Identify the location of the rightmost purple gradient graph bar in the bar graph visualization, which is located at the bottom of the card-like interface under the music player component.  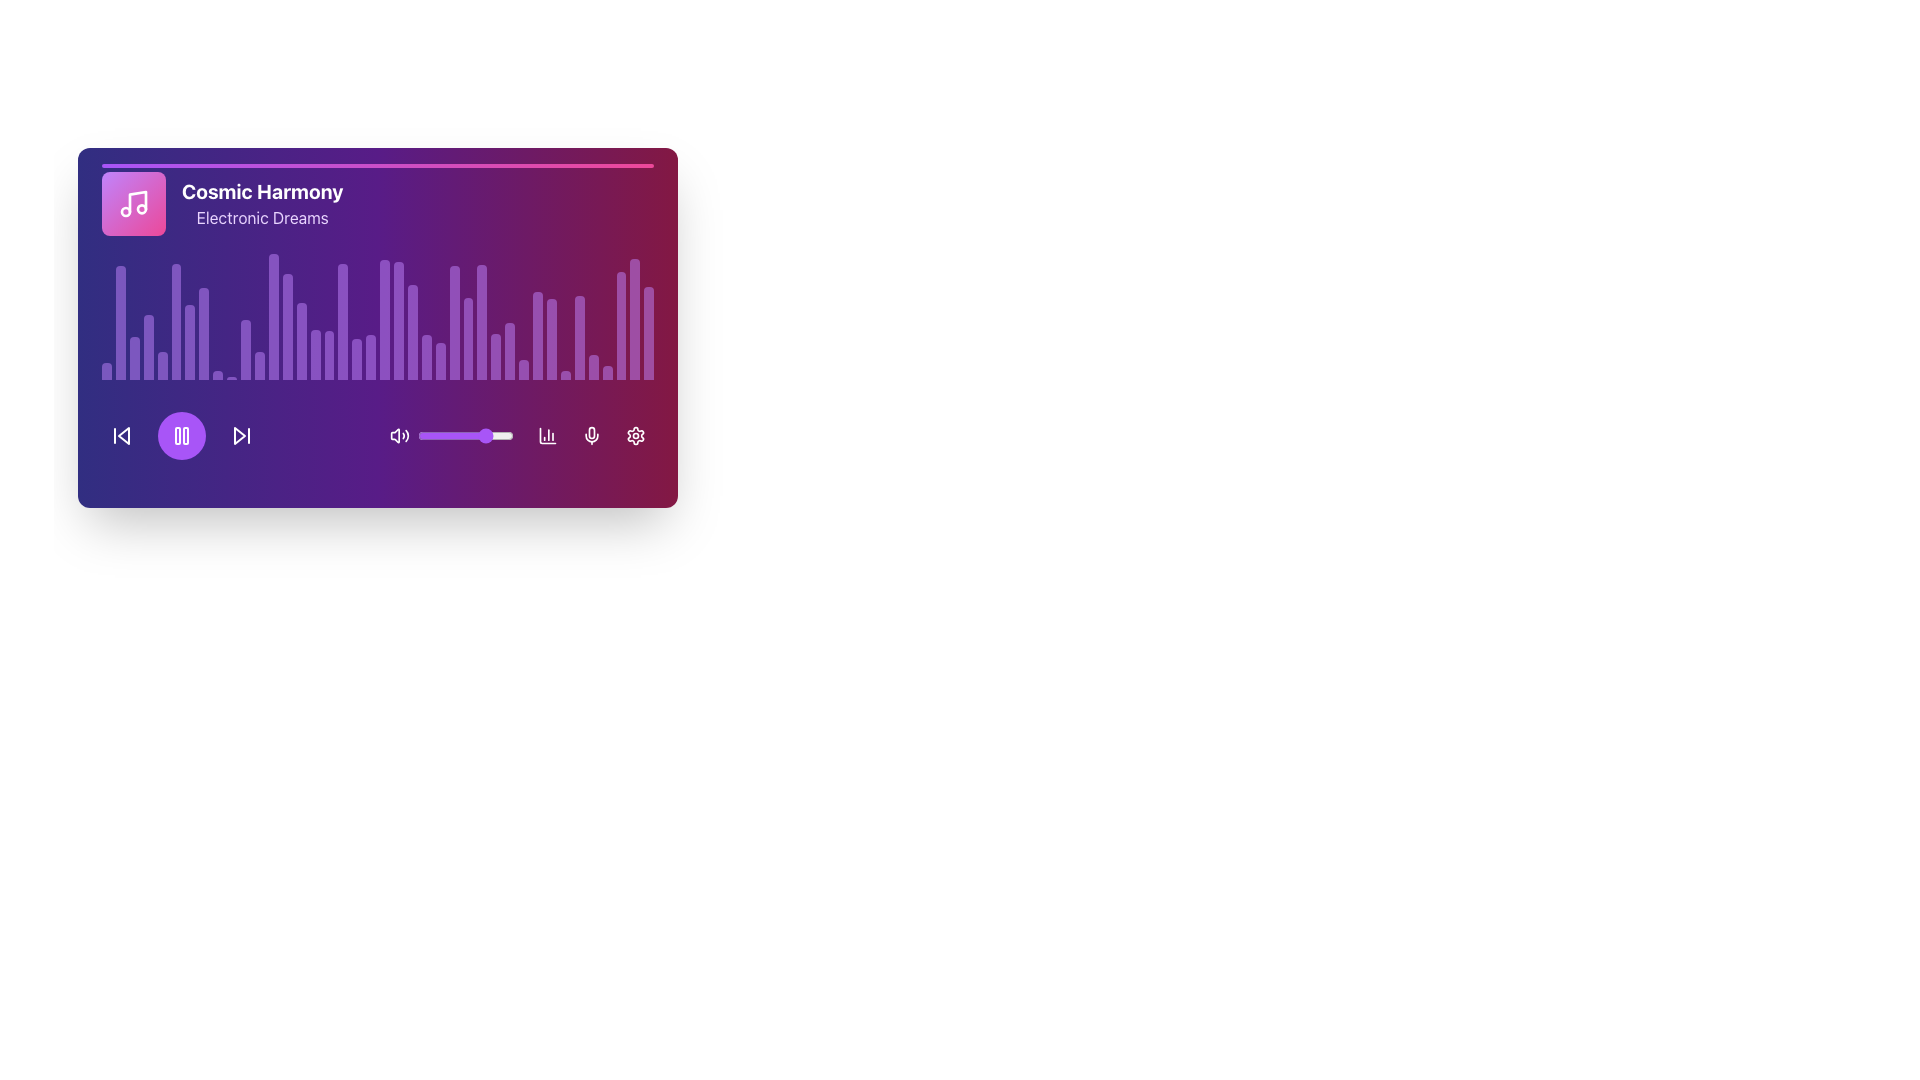
(634, 318).